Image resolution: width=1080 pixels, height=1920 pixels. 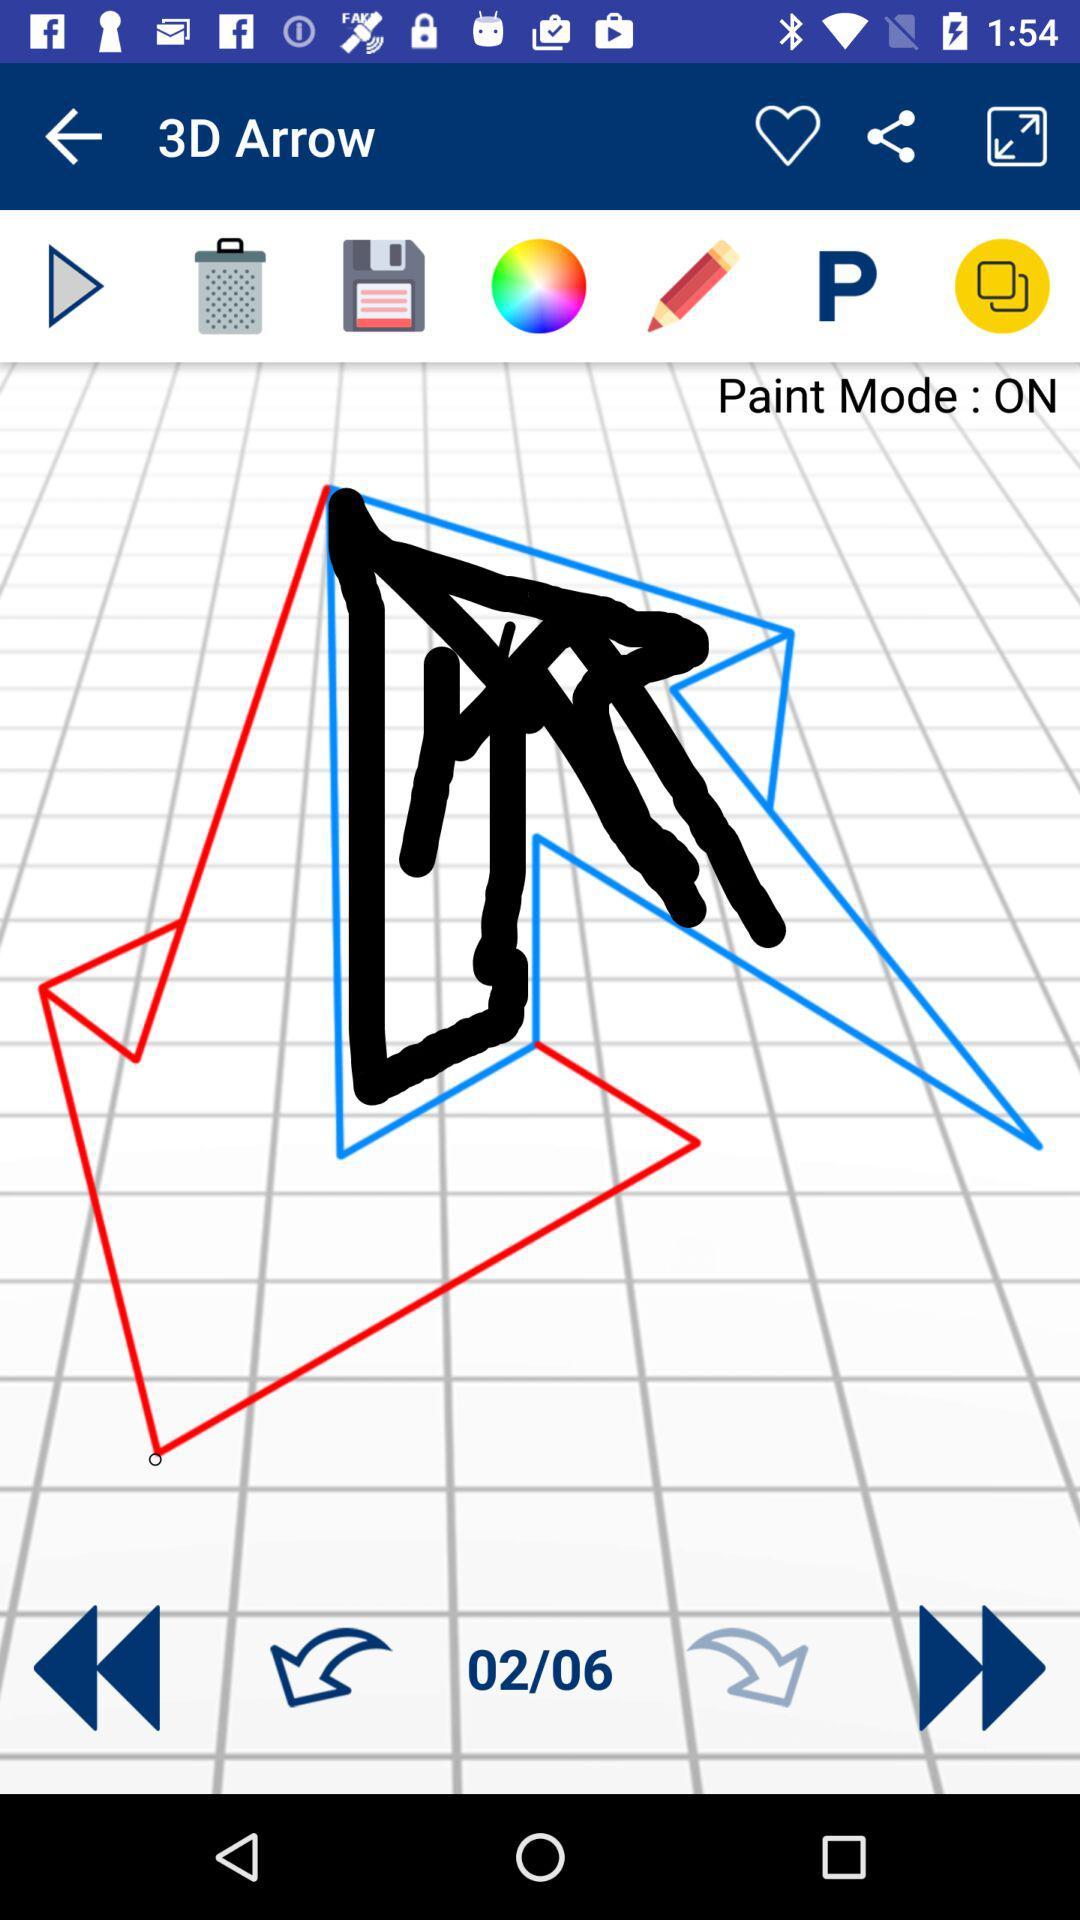 I want to click on previous, so click(x=96, y=1668).